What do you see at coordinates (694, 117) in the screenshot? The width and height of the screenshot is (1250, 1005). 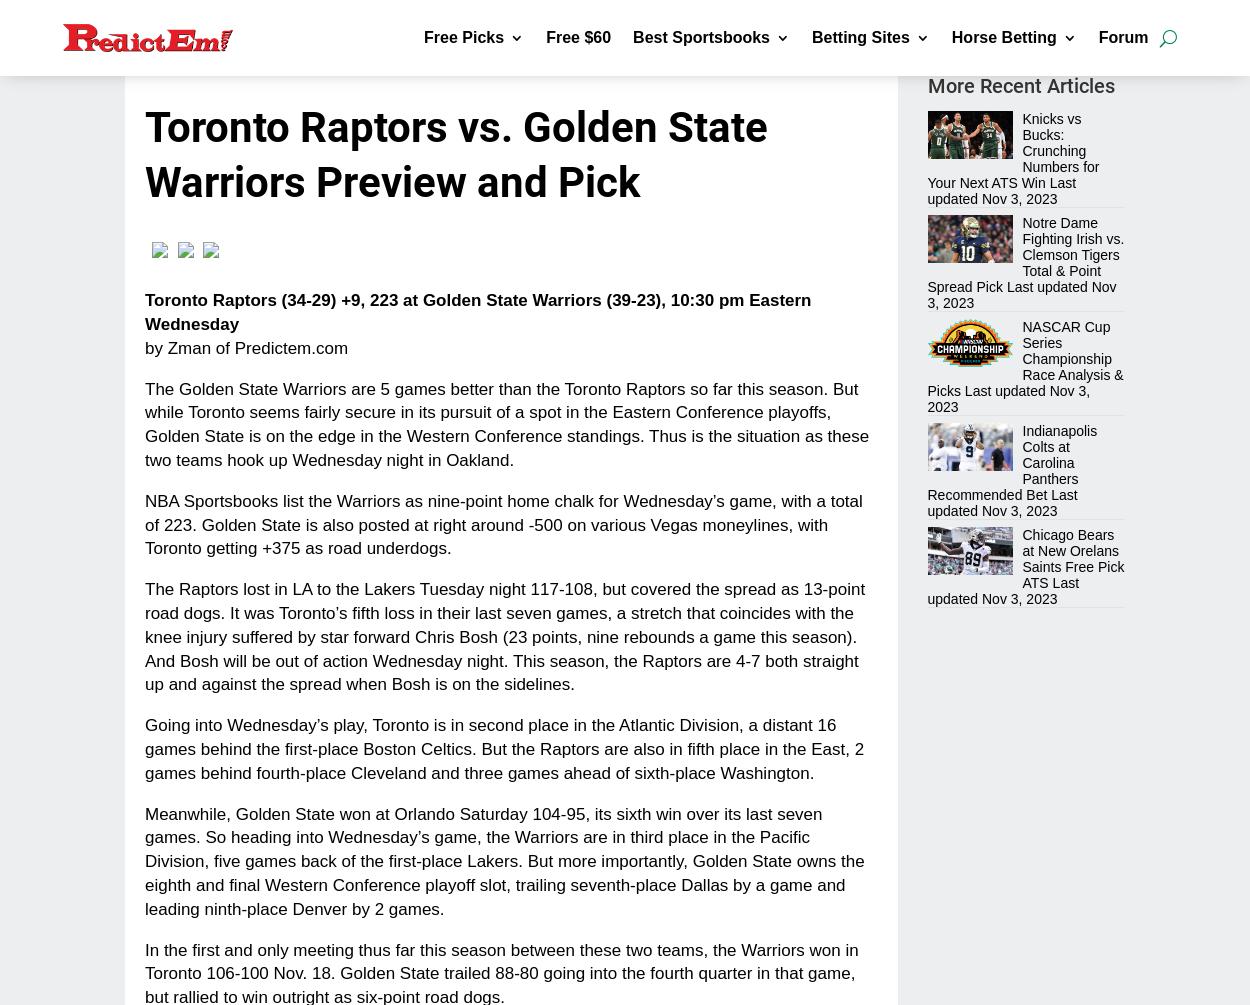 I see `'Bonuses'` at bounding box center [694, 117].